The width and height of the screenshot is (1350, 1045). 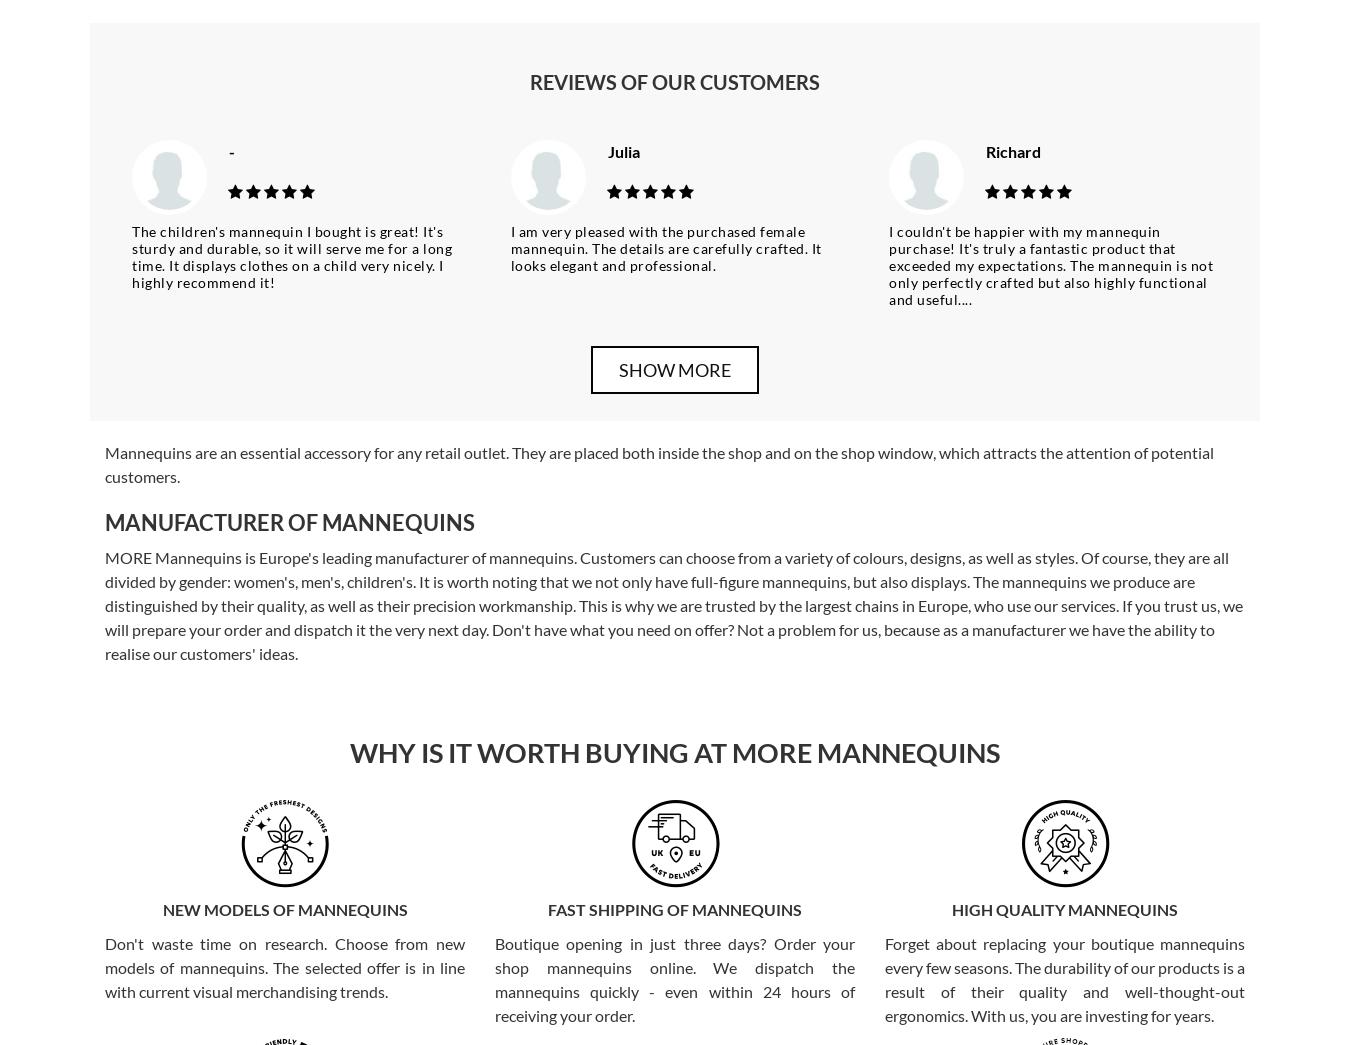 What do you see at coordinates (182, 897) in the screenshot?
I see `'Shop mannequins'` at bounding box center [182, 897].